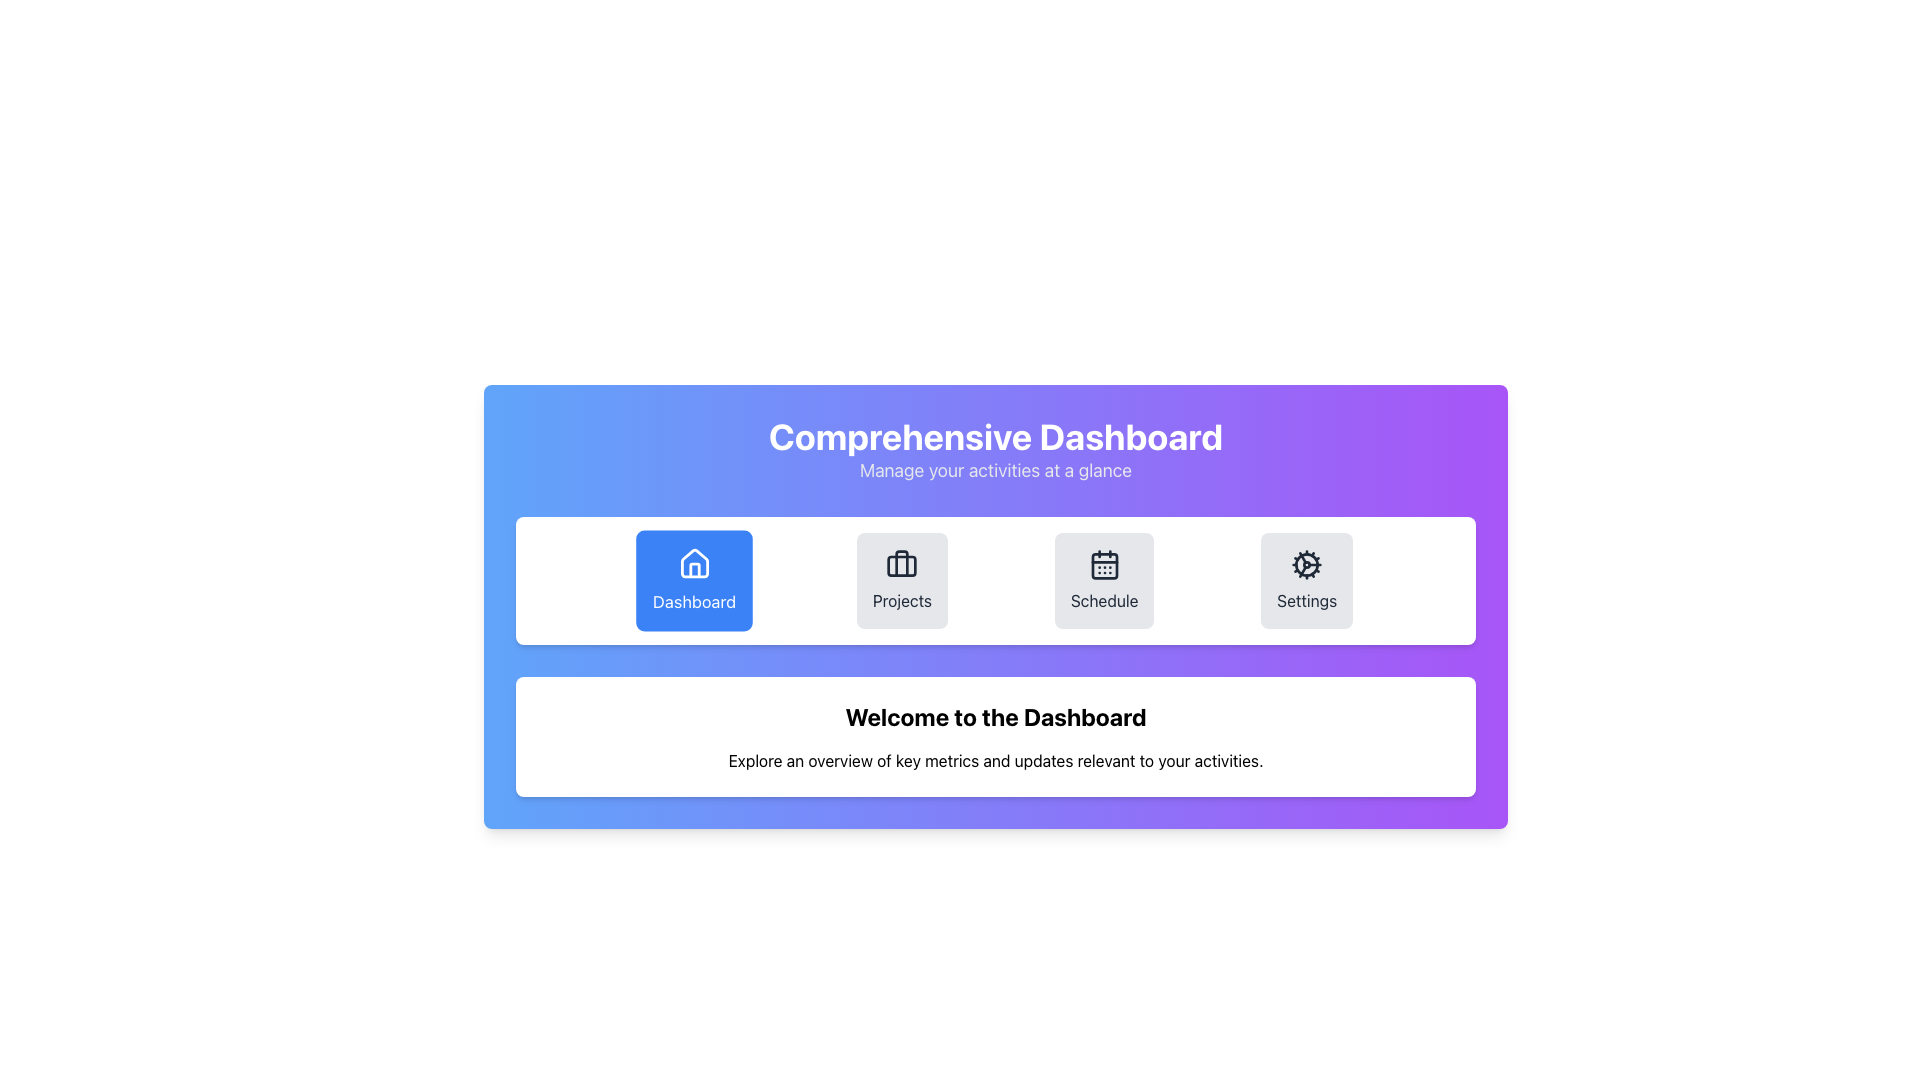 Image resolution: width=1920 pixels, height=1080 pixels. What do you see at coordinates (1103, 564) in the screenshot?
I see `the 'Schedule' icon, which is the third icon from the left in the header row of buttons` at bounding box center [1103, 564].